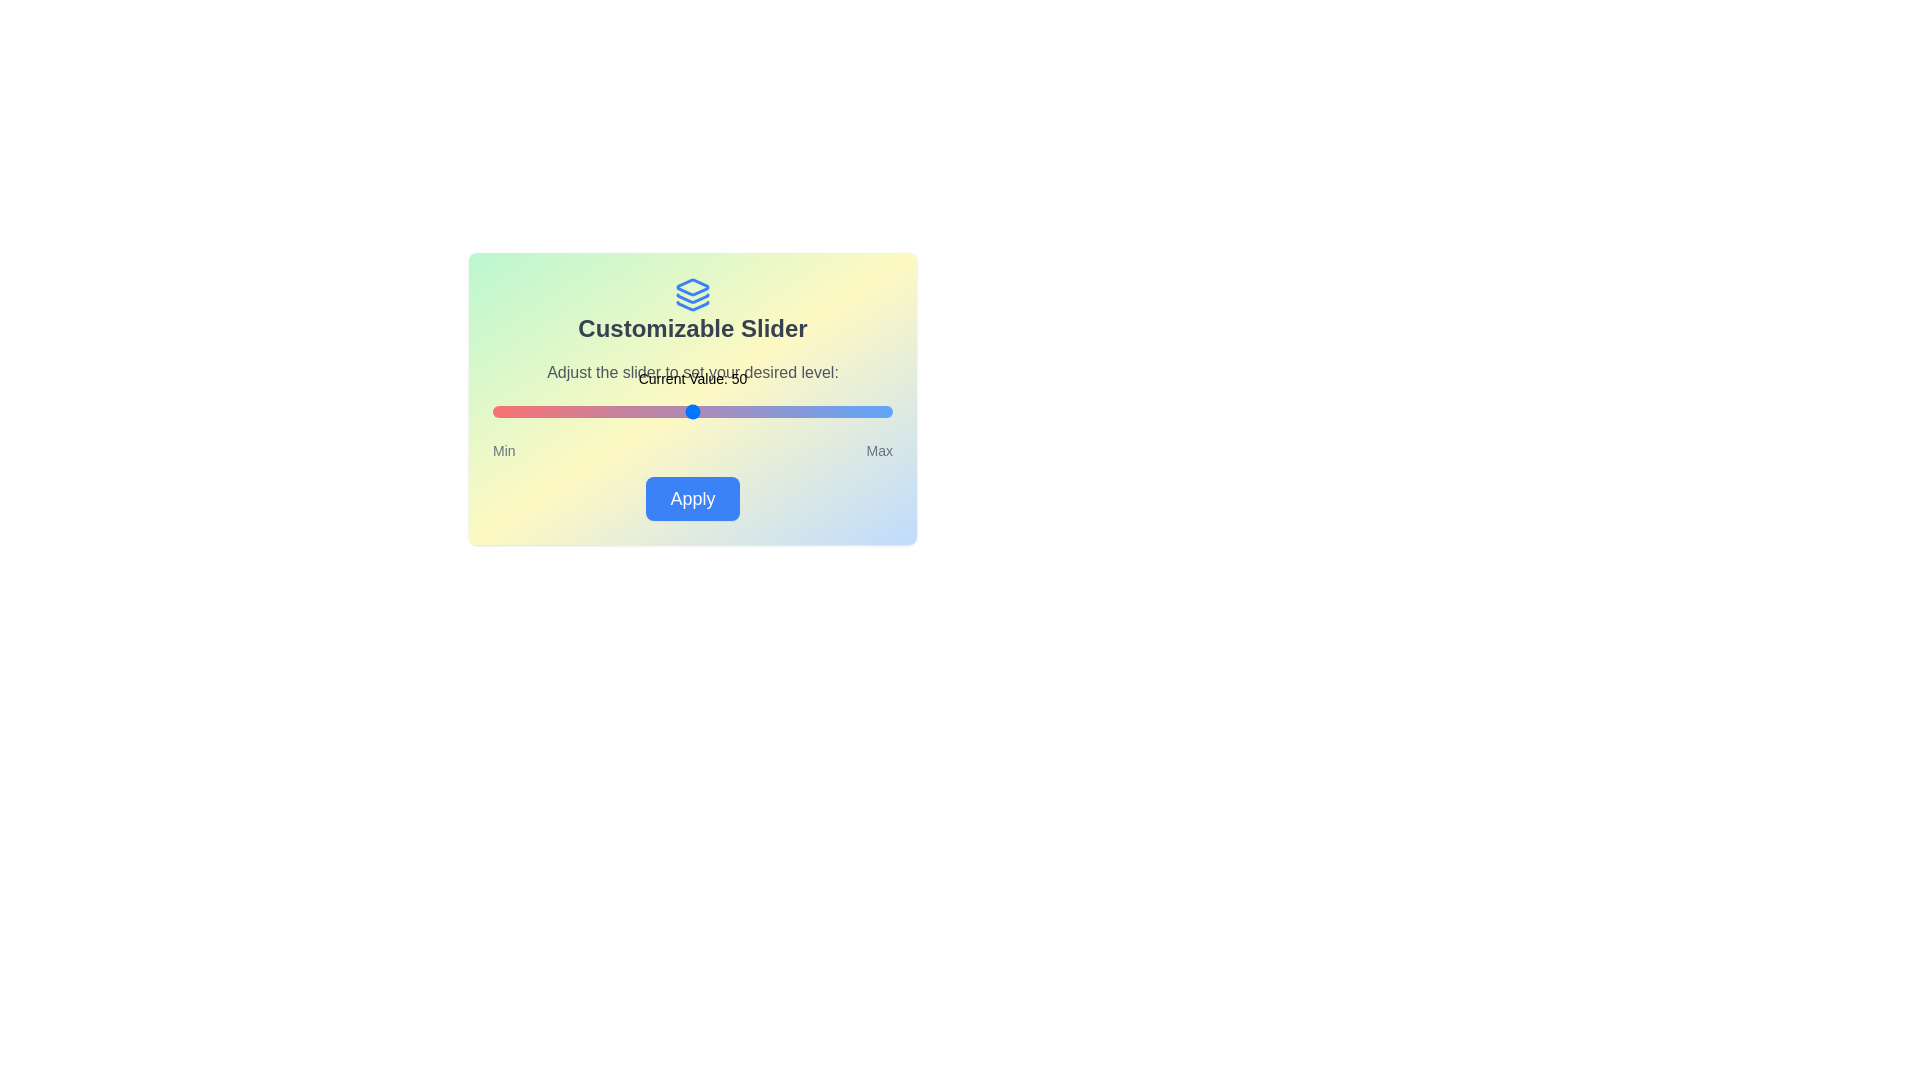 The width and height of the screenshot is (1920, 1080). I want to click on the slider to set its value to 7, so click(521, 411).